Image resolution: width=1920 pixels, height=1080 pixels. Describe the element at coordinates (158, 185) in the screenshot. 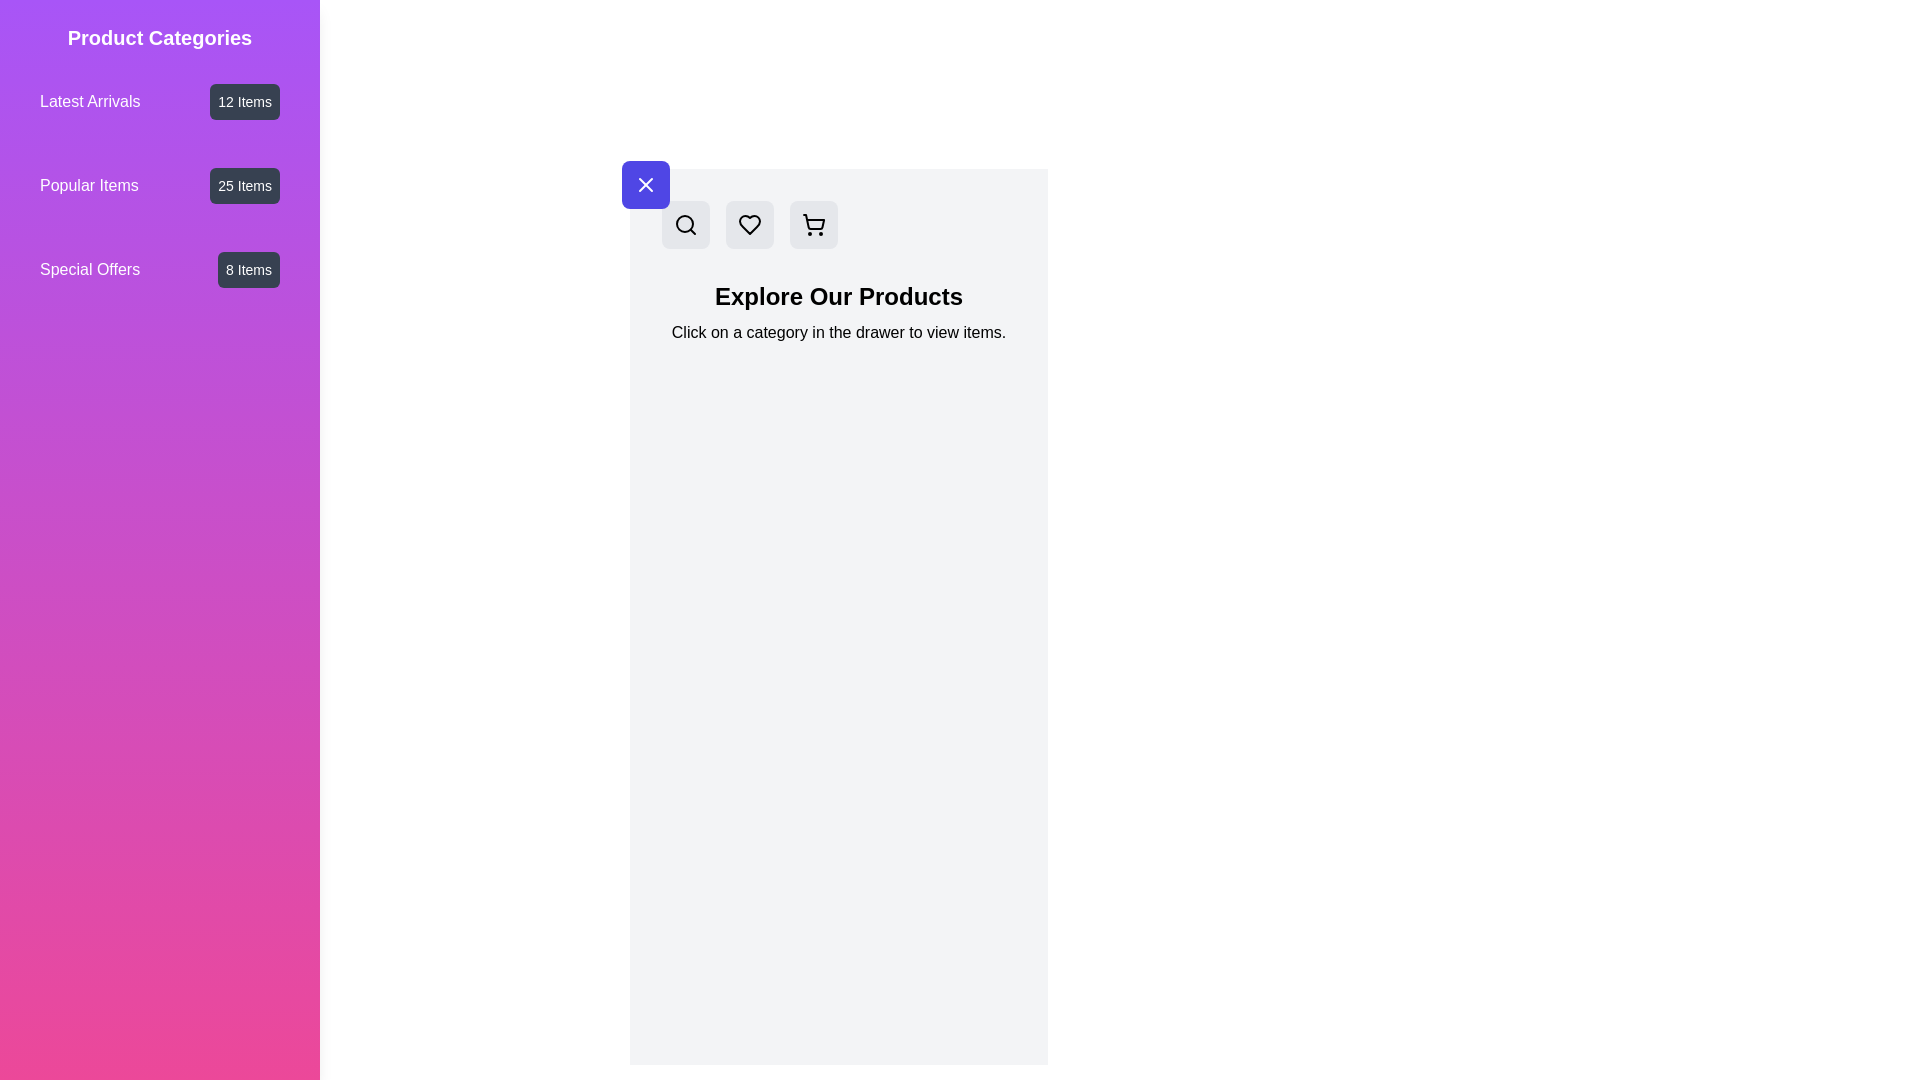

I see `the category item Popular Items` at that location.